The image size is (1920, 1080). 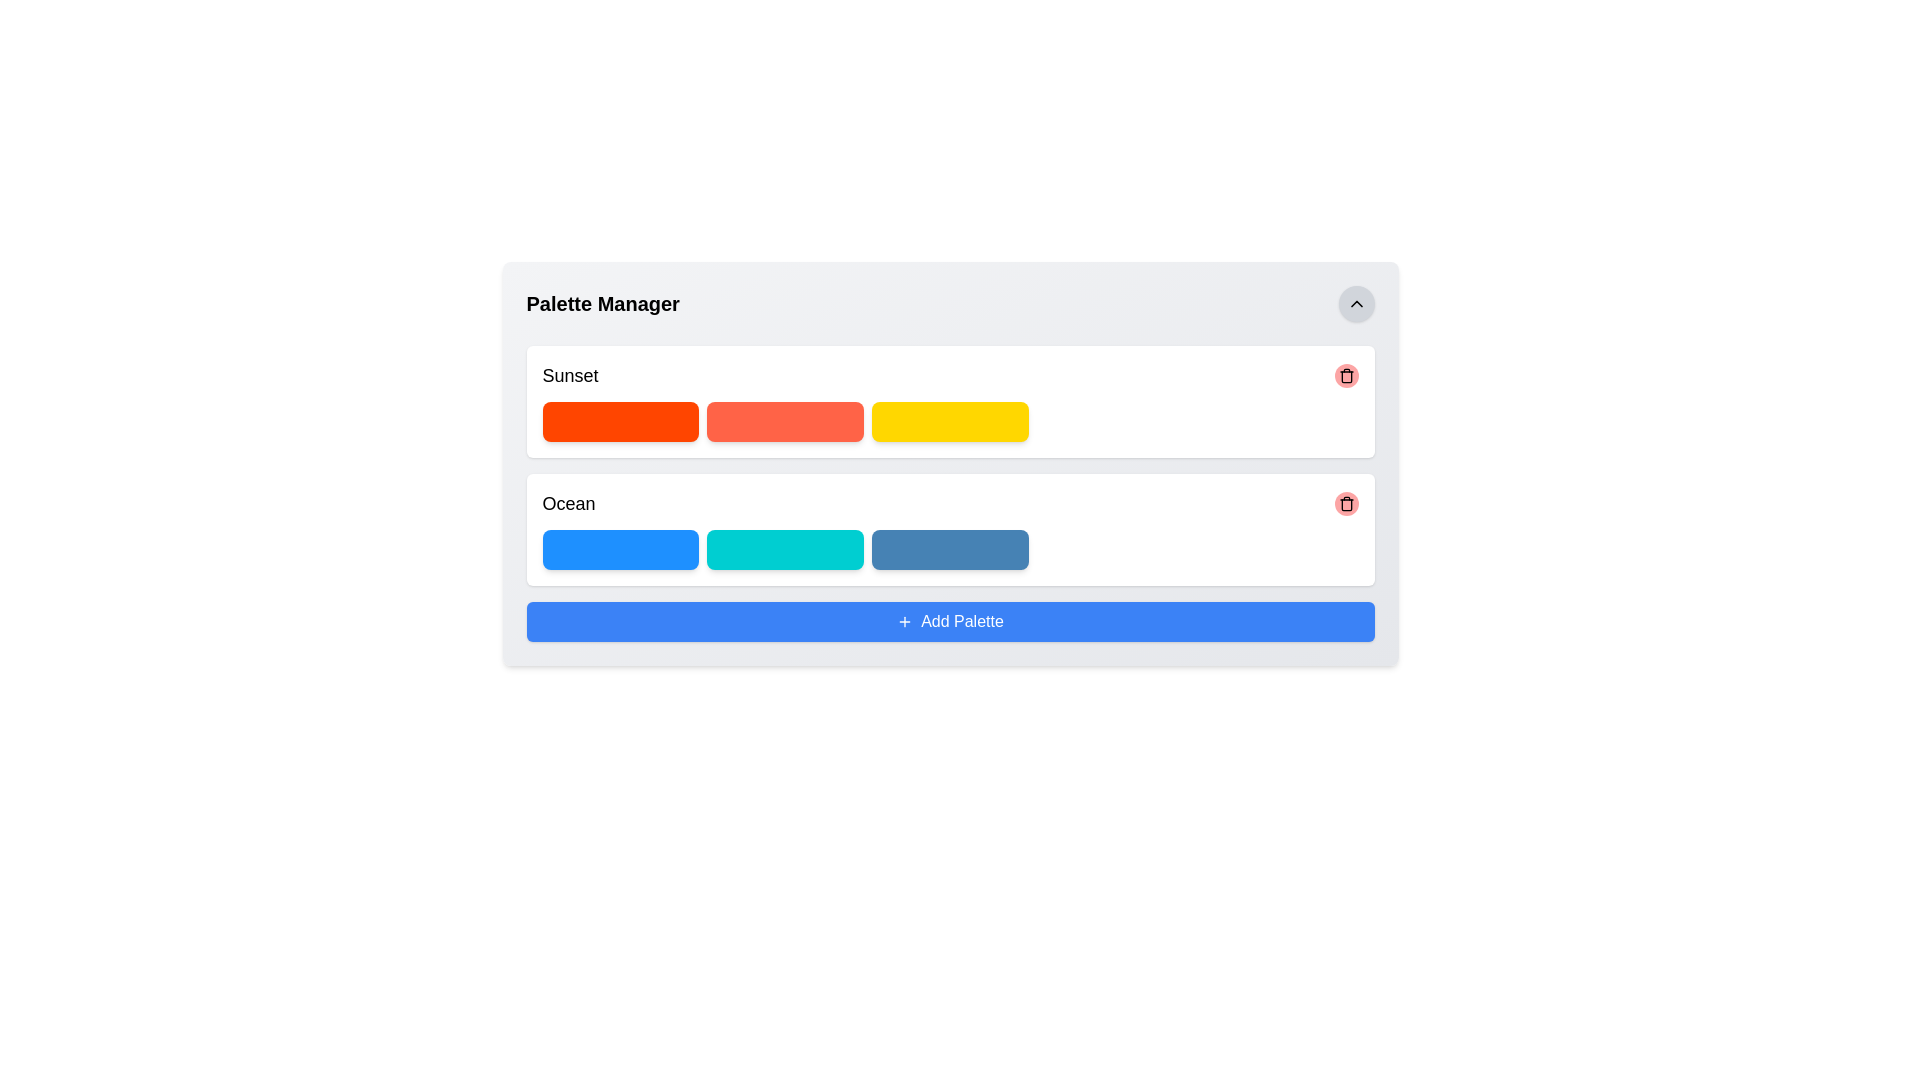 What do you see at coordinates (1346, 503) in the screenshot?
I see `the circular red button with a trash icon located in the upper right part of the 'Ocean' palette group to trigger its hover effects` at bounding box center [1346, 503].